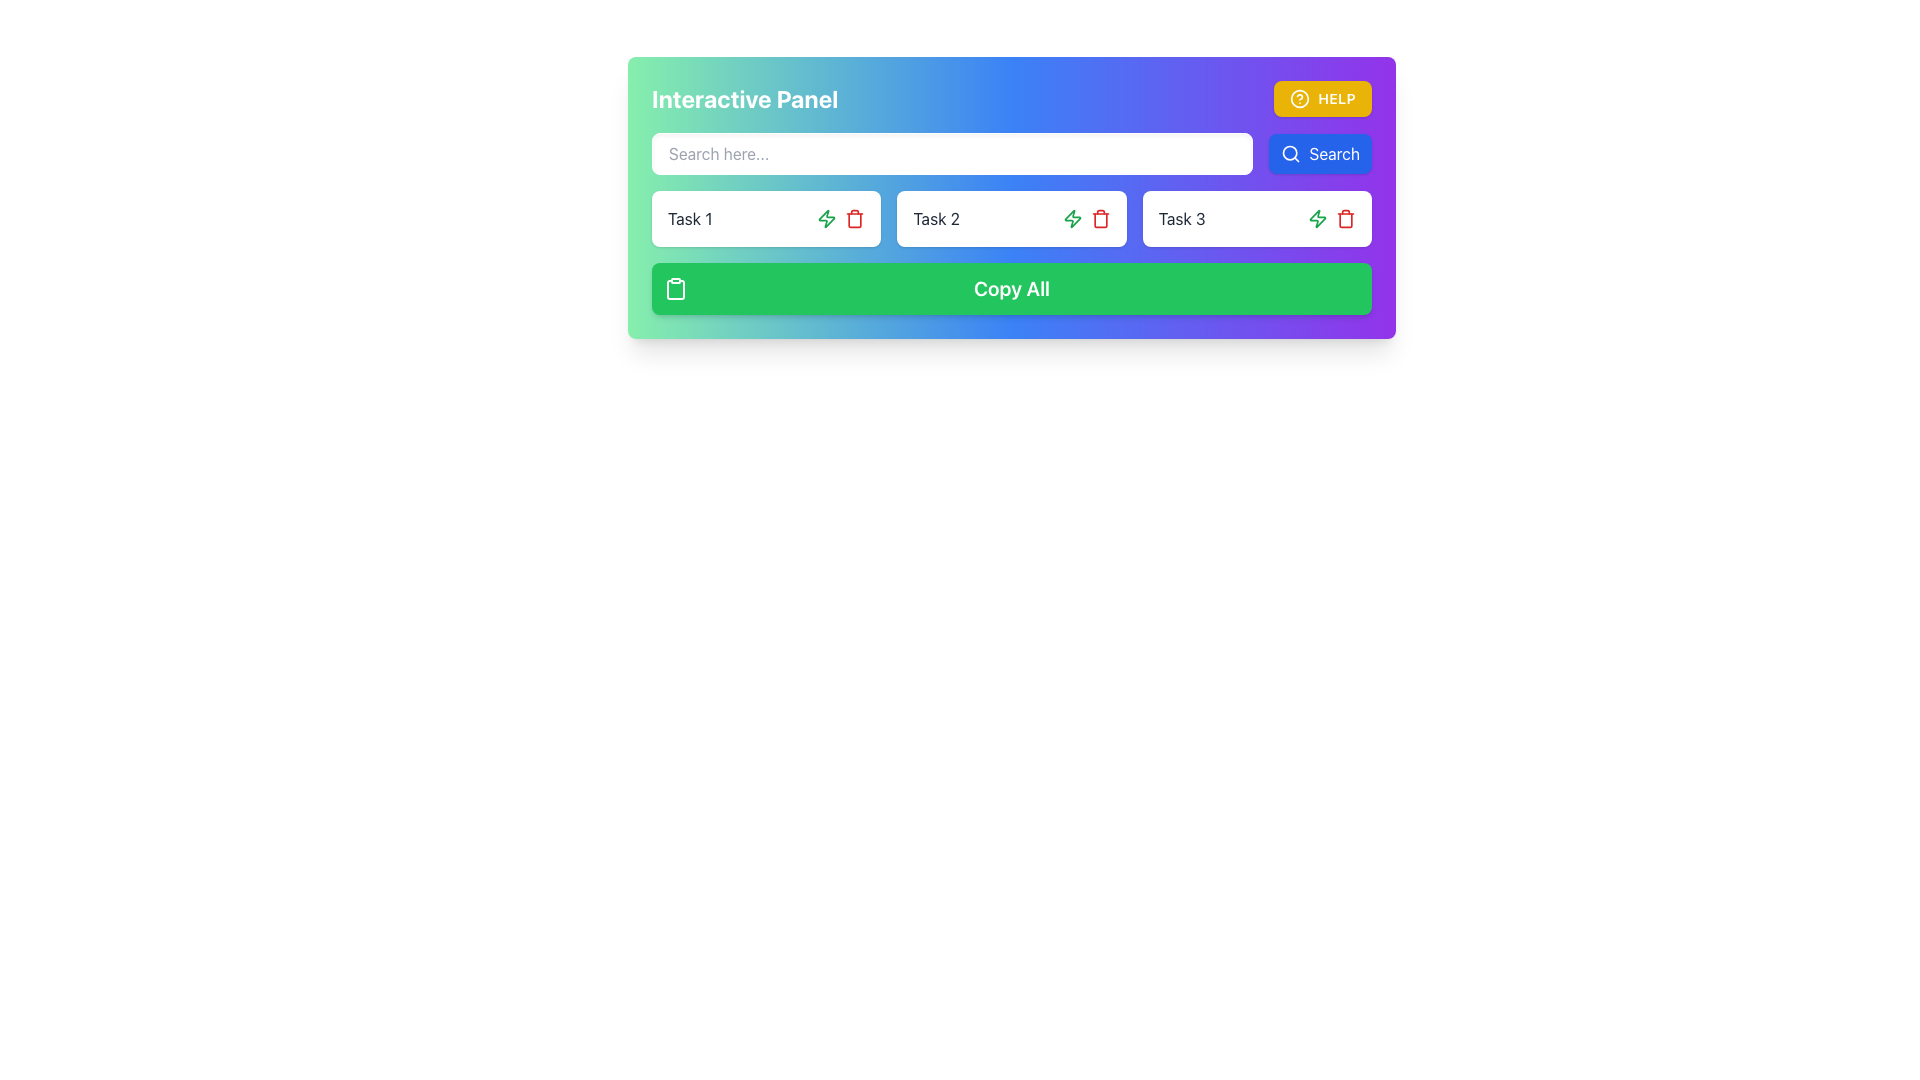  I want to click on the second icon shaped like a green lightning bolt located inside the box labeled 'Task 2', so click(827, 219).